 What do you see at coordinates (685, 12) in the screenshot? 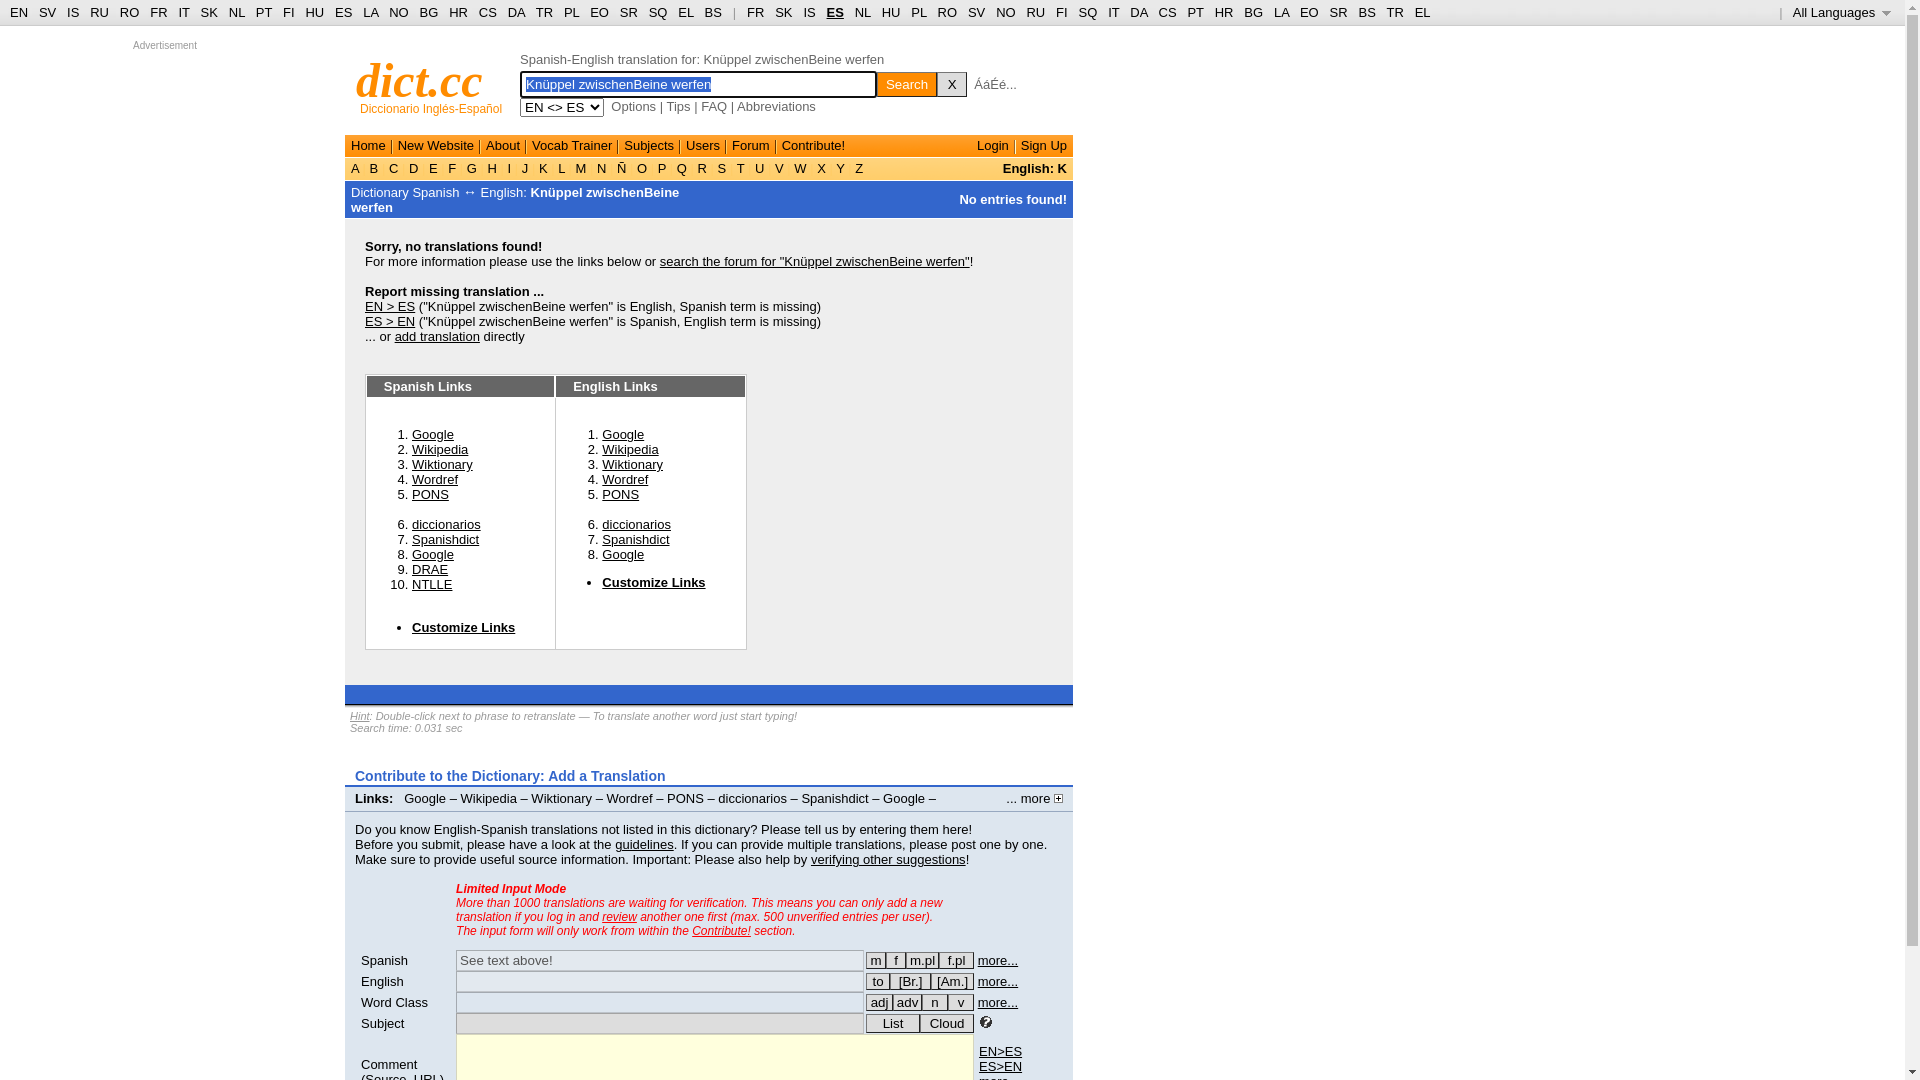
I see `'EL'` at bounding box center [685, 12].